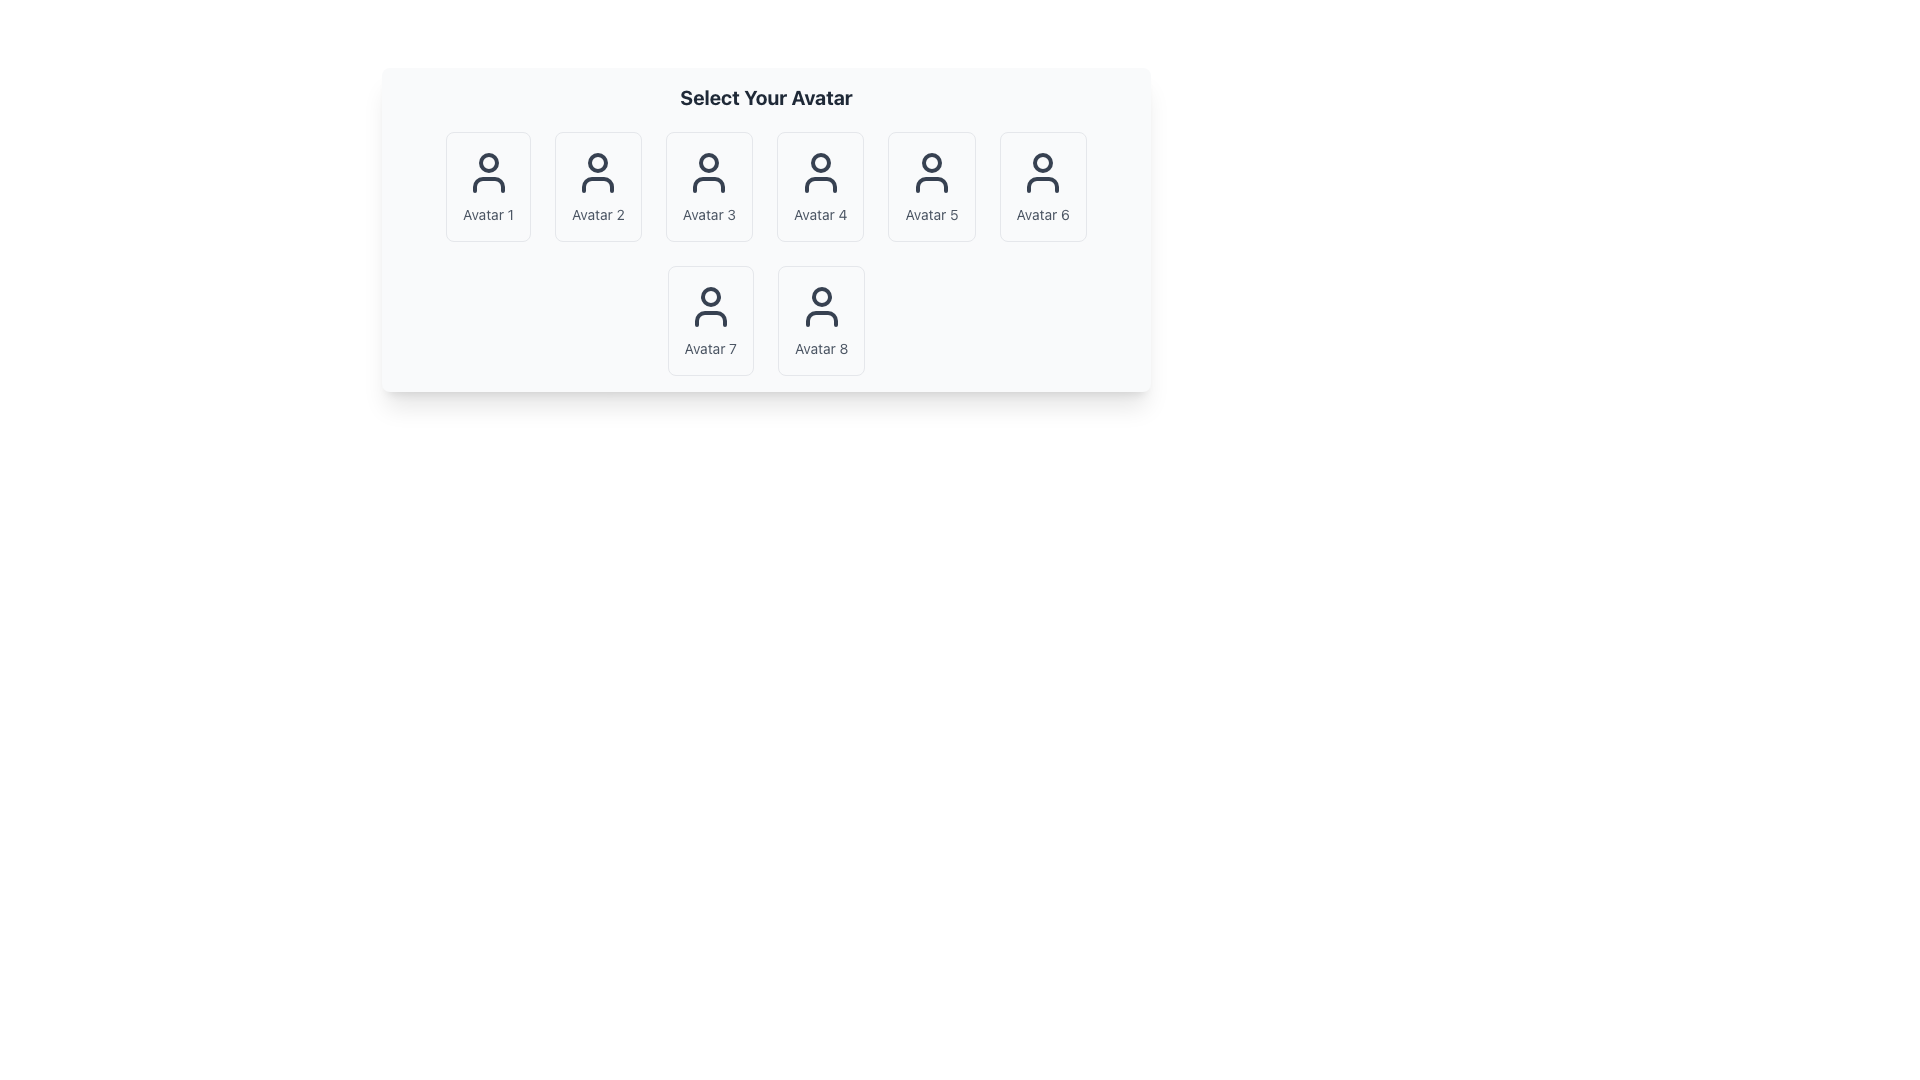 The image size is (1920, 1080). What do you see at coordinates (820, 172) in the screenshot?
I see `the user avatar icon located within the grouped element labeled 'Avatar 4', which is the fourth avatar in the top row of the avatar selection section` at bounding box center [820, 172].